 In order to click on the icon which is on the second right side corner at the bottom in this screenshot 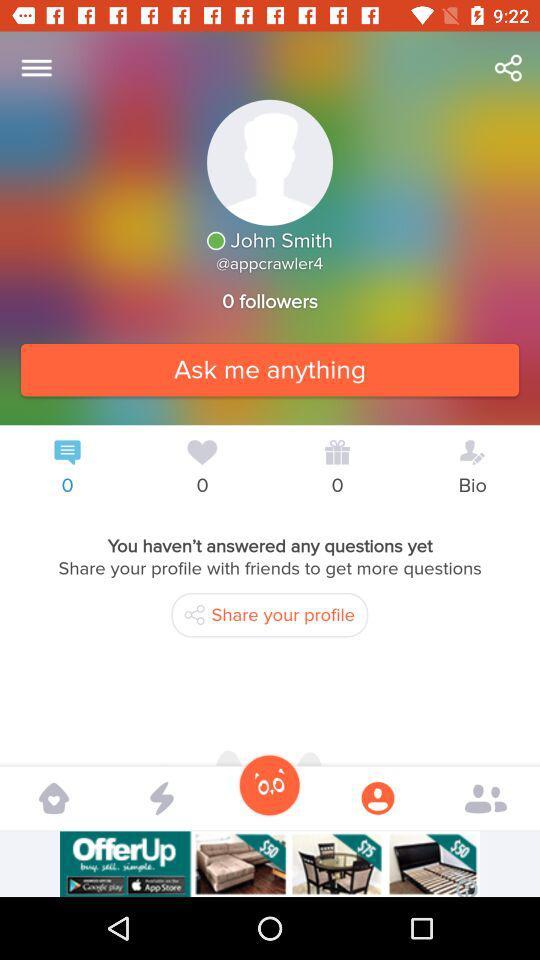, I will do `click(378, 797)`.